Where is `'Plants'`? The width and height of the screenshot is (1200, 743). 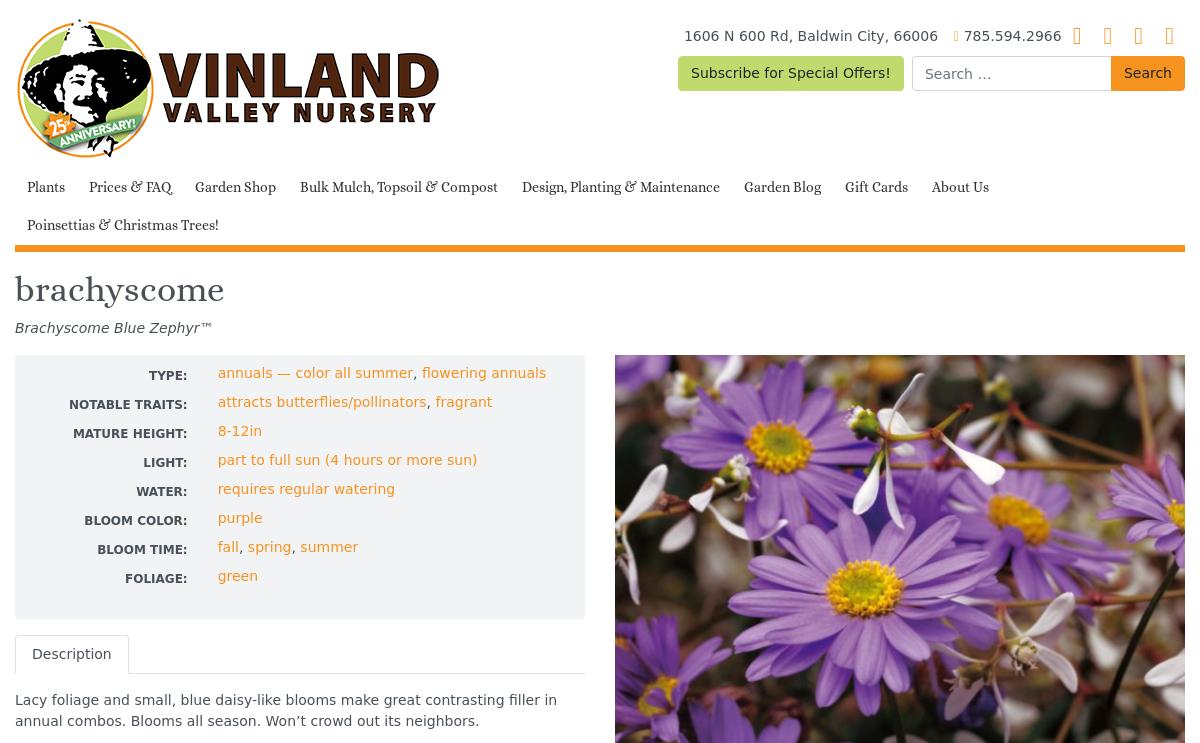
'Plants' is located at coordinates (45, 187).